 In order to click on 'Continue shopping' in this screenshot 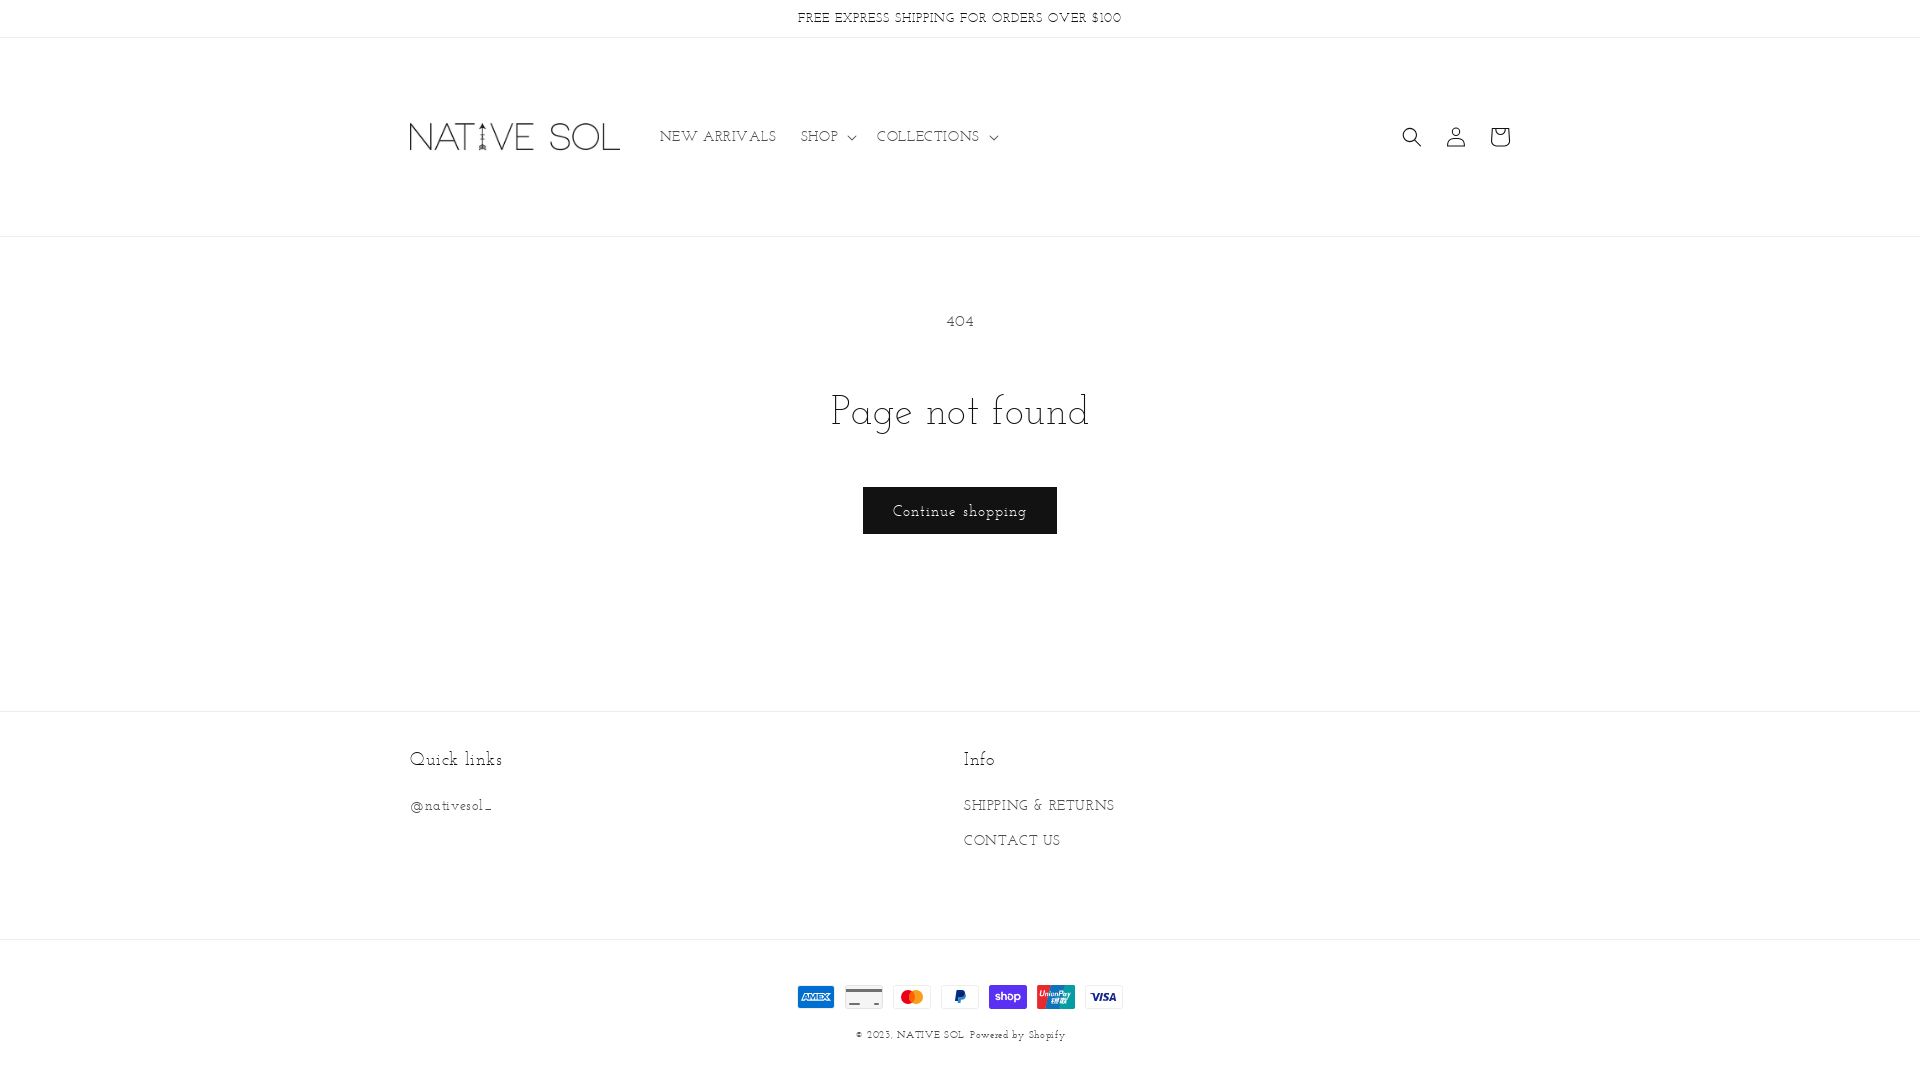, I will do `click(960, 509)`.